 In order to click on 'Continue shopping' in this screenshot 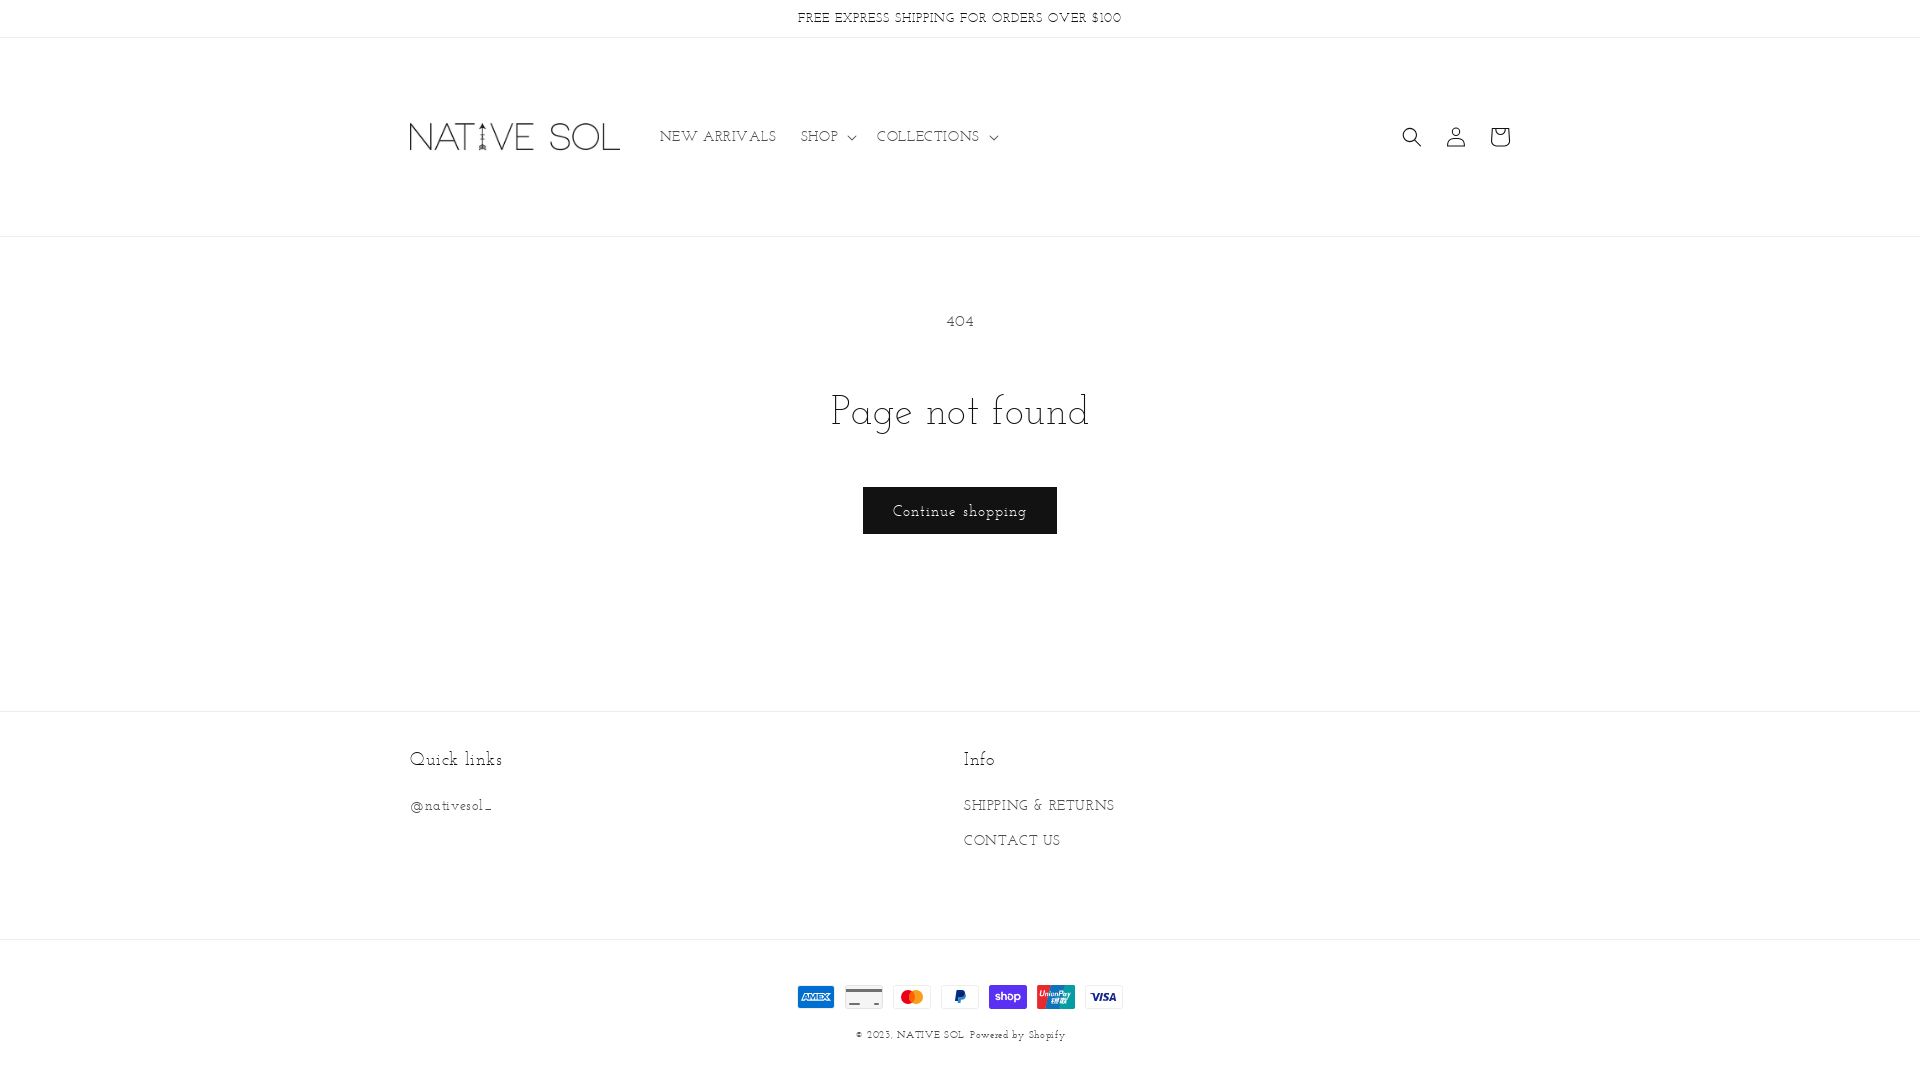, I will do `click(960, 509)`.